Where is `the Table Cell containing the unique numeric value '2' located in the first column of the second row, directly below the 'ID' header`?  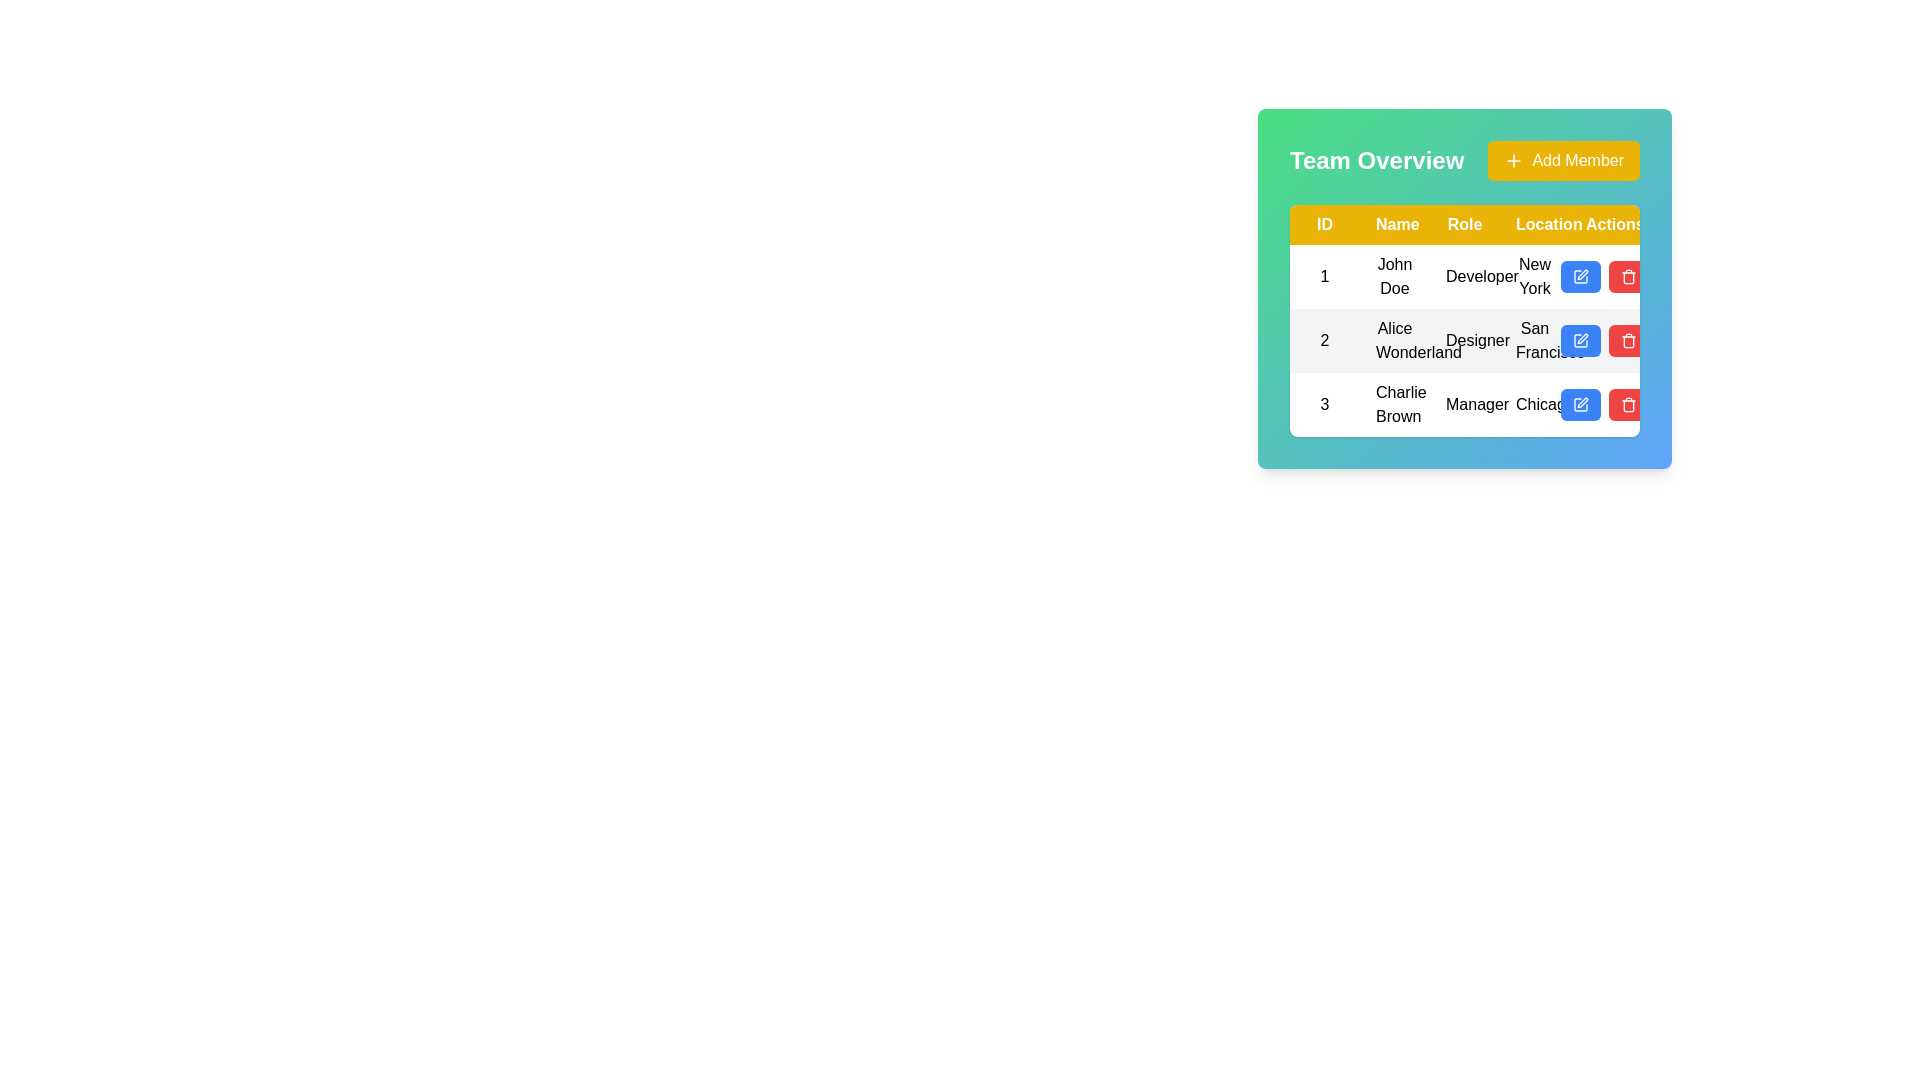 the Table Cell containing the unique numeric value '2' located in the first column of the second row, directly below the 'ID' header is located at coordinates (1324, 339).